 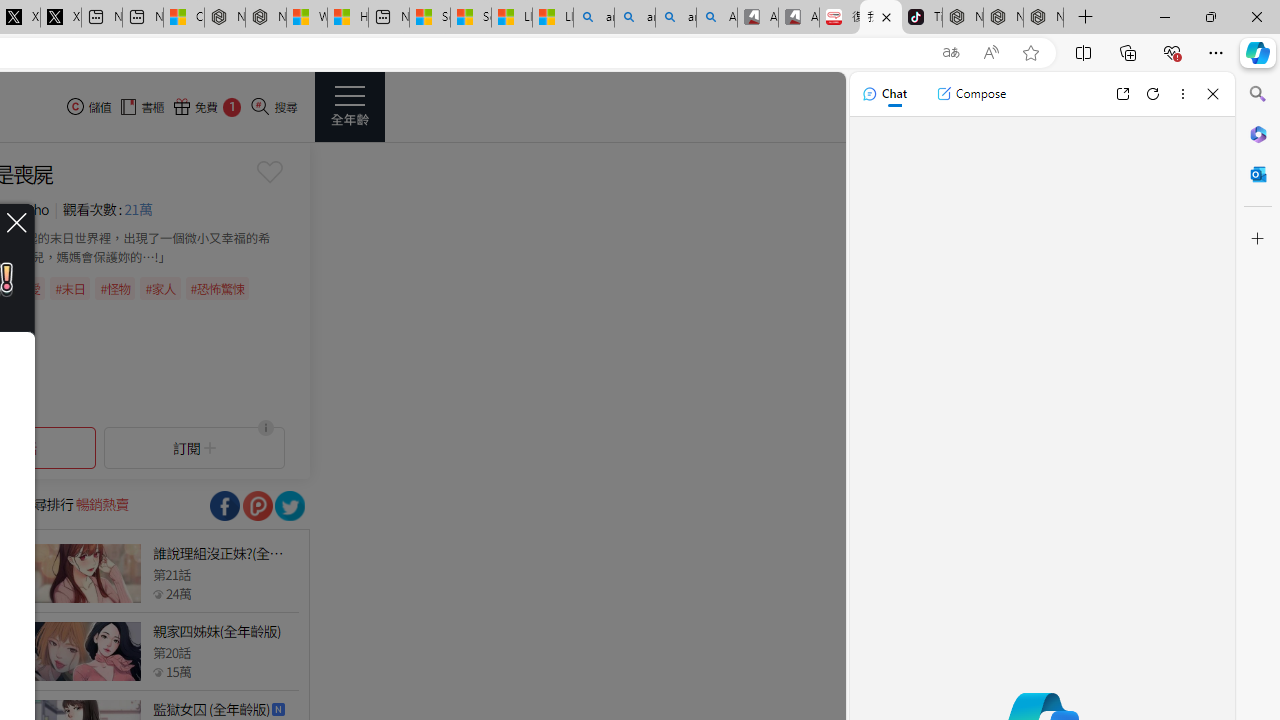 I want to click on 'Amazon Echo Robot - Search Images', so click(x=717, y=17).